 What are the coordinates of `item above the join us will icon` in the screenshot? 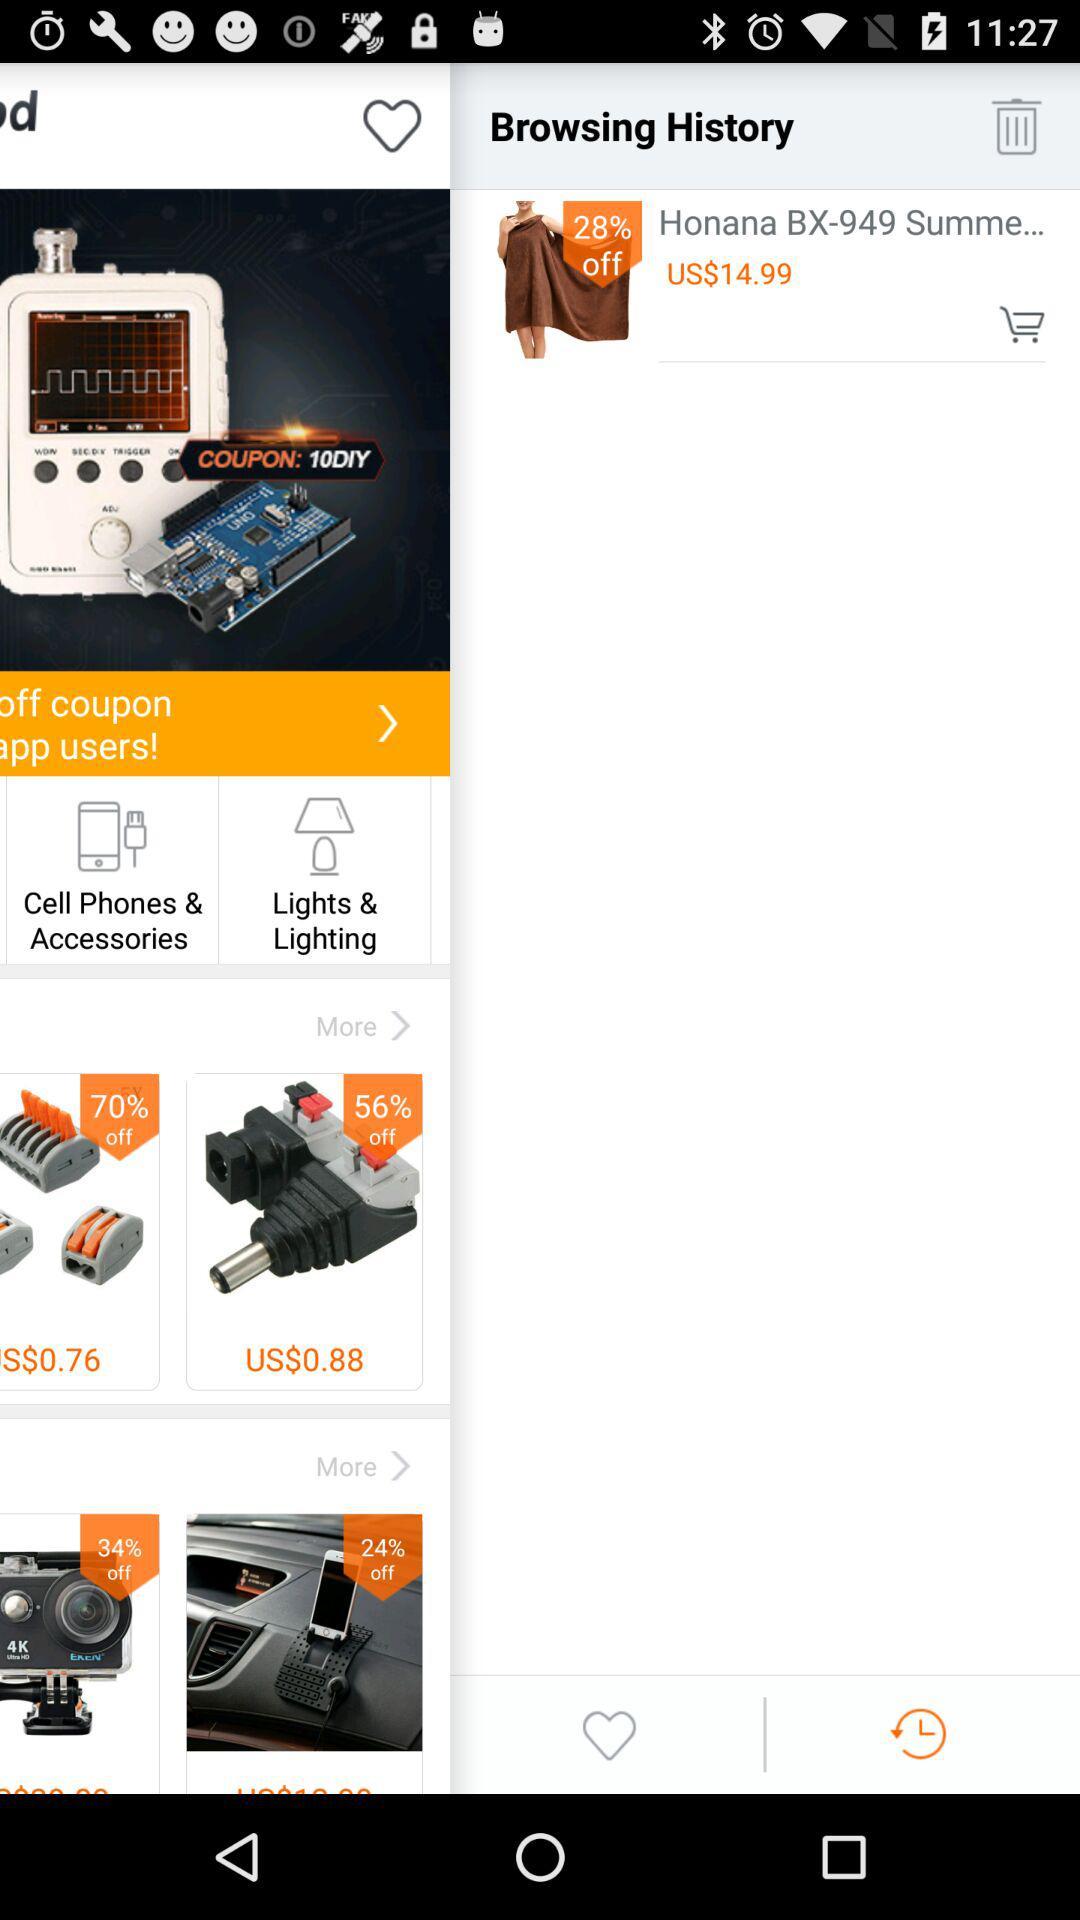 It's located at (224, 429).